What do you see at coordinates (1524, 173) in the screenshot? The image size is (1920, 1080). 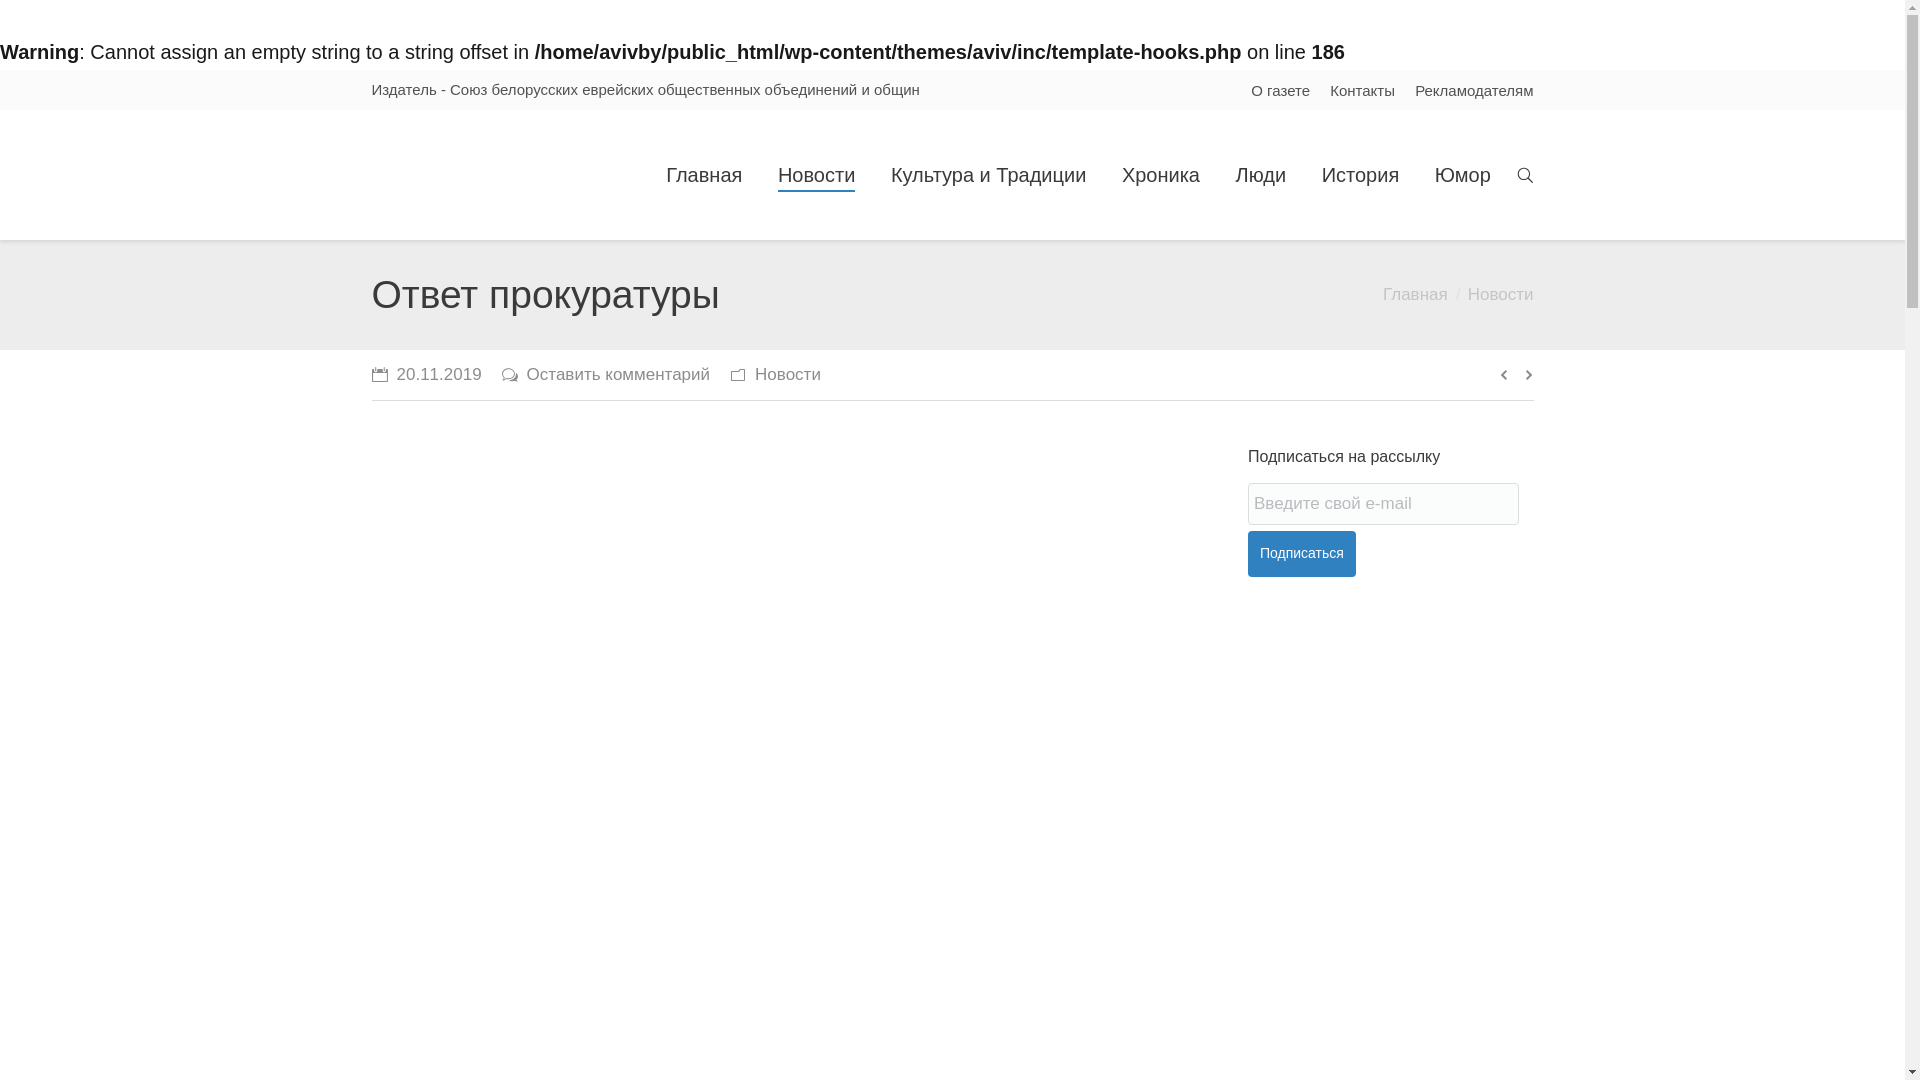 I see `' '` at bounding box center [1524, 173].